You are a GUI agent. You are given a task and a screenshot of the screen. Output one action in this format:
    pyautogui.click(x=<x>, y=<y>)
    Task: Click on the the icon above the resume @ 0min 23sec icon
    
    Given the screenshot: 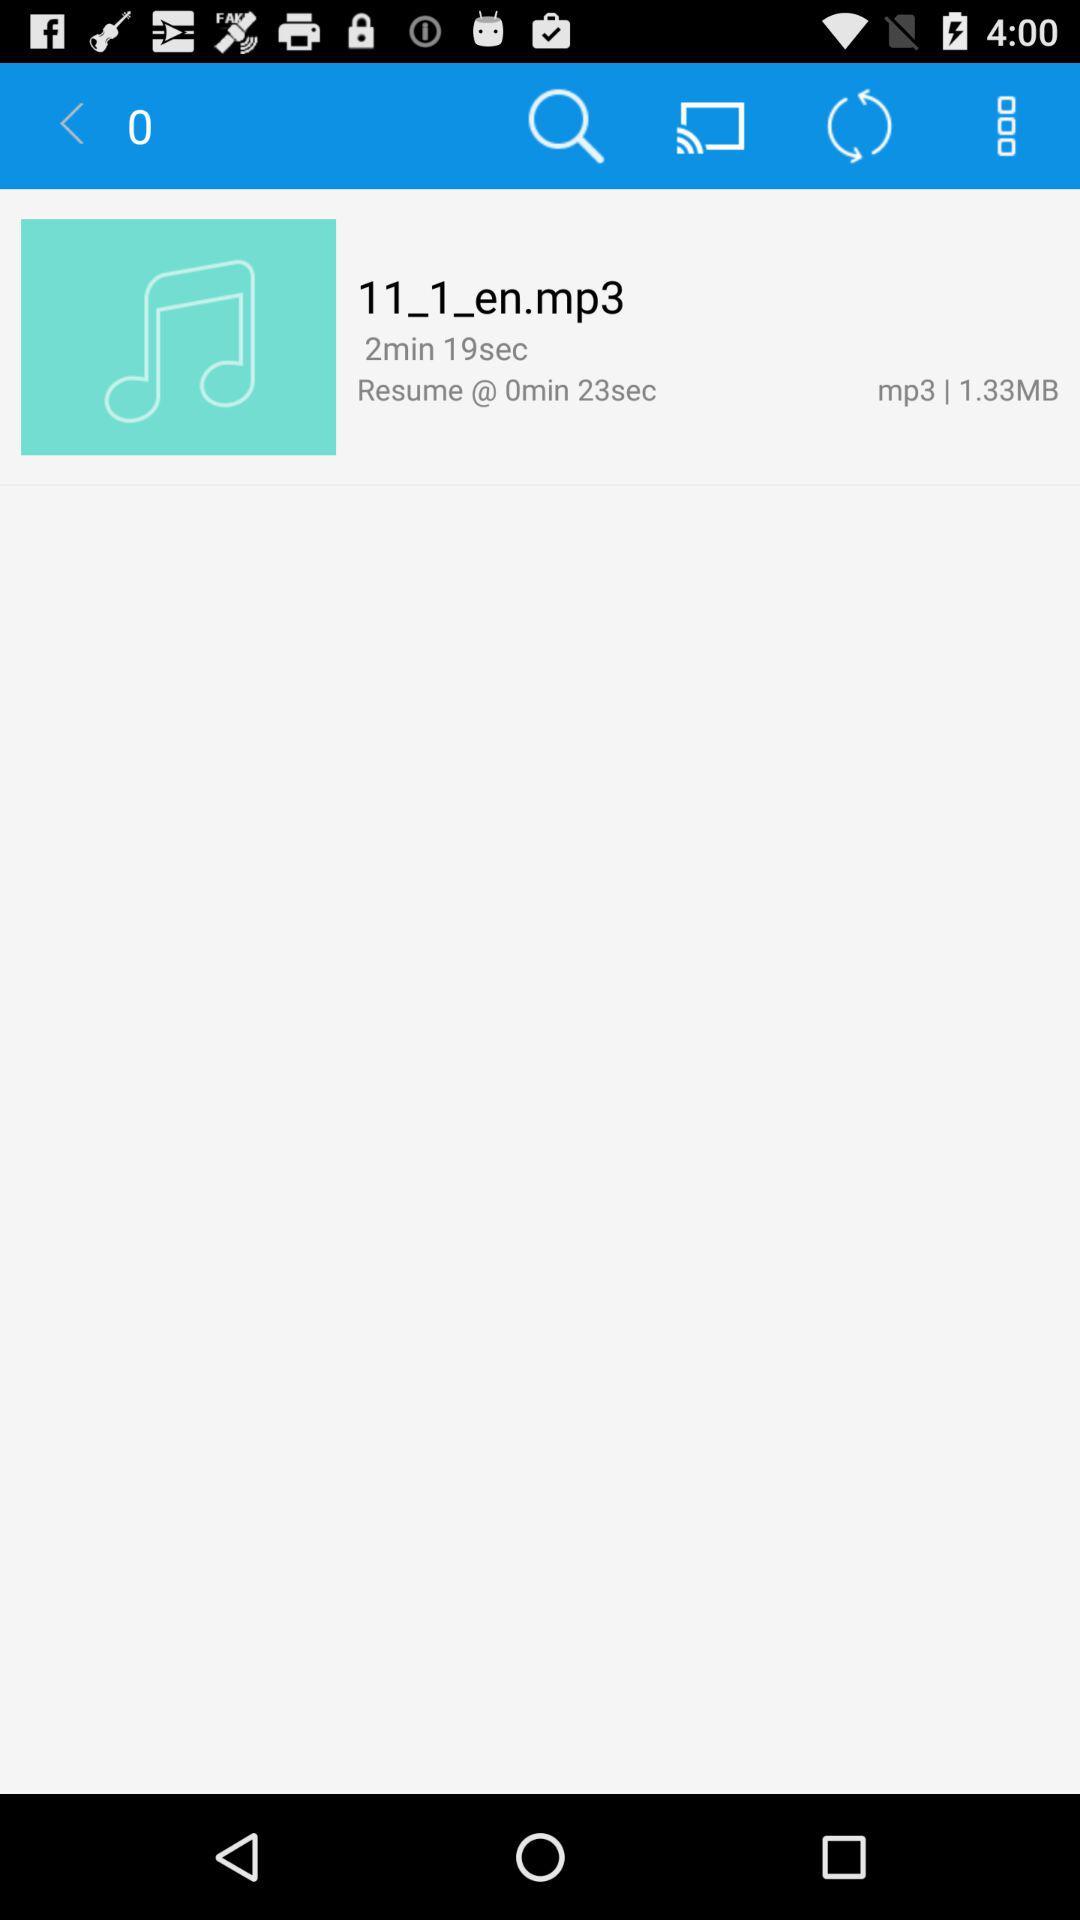 What is the action you would take?
    pyautogui.click(x=441, y=347)
    